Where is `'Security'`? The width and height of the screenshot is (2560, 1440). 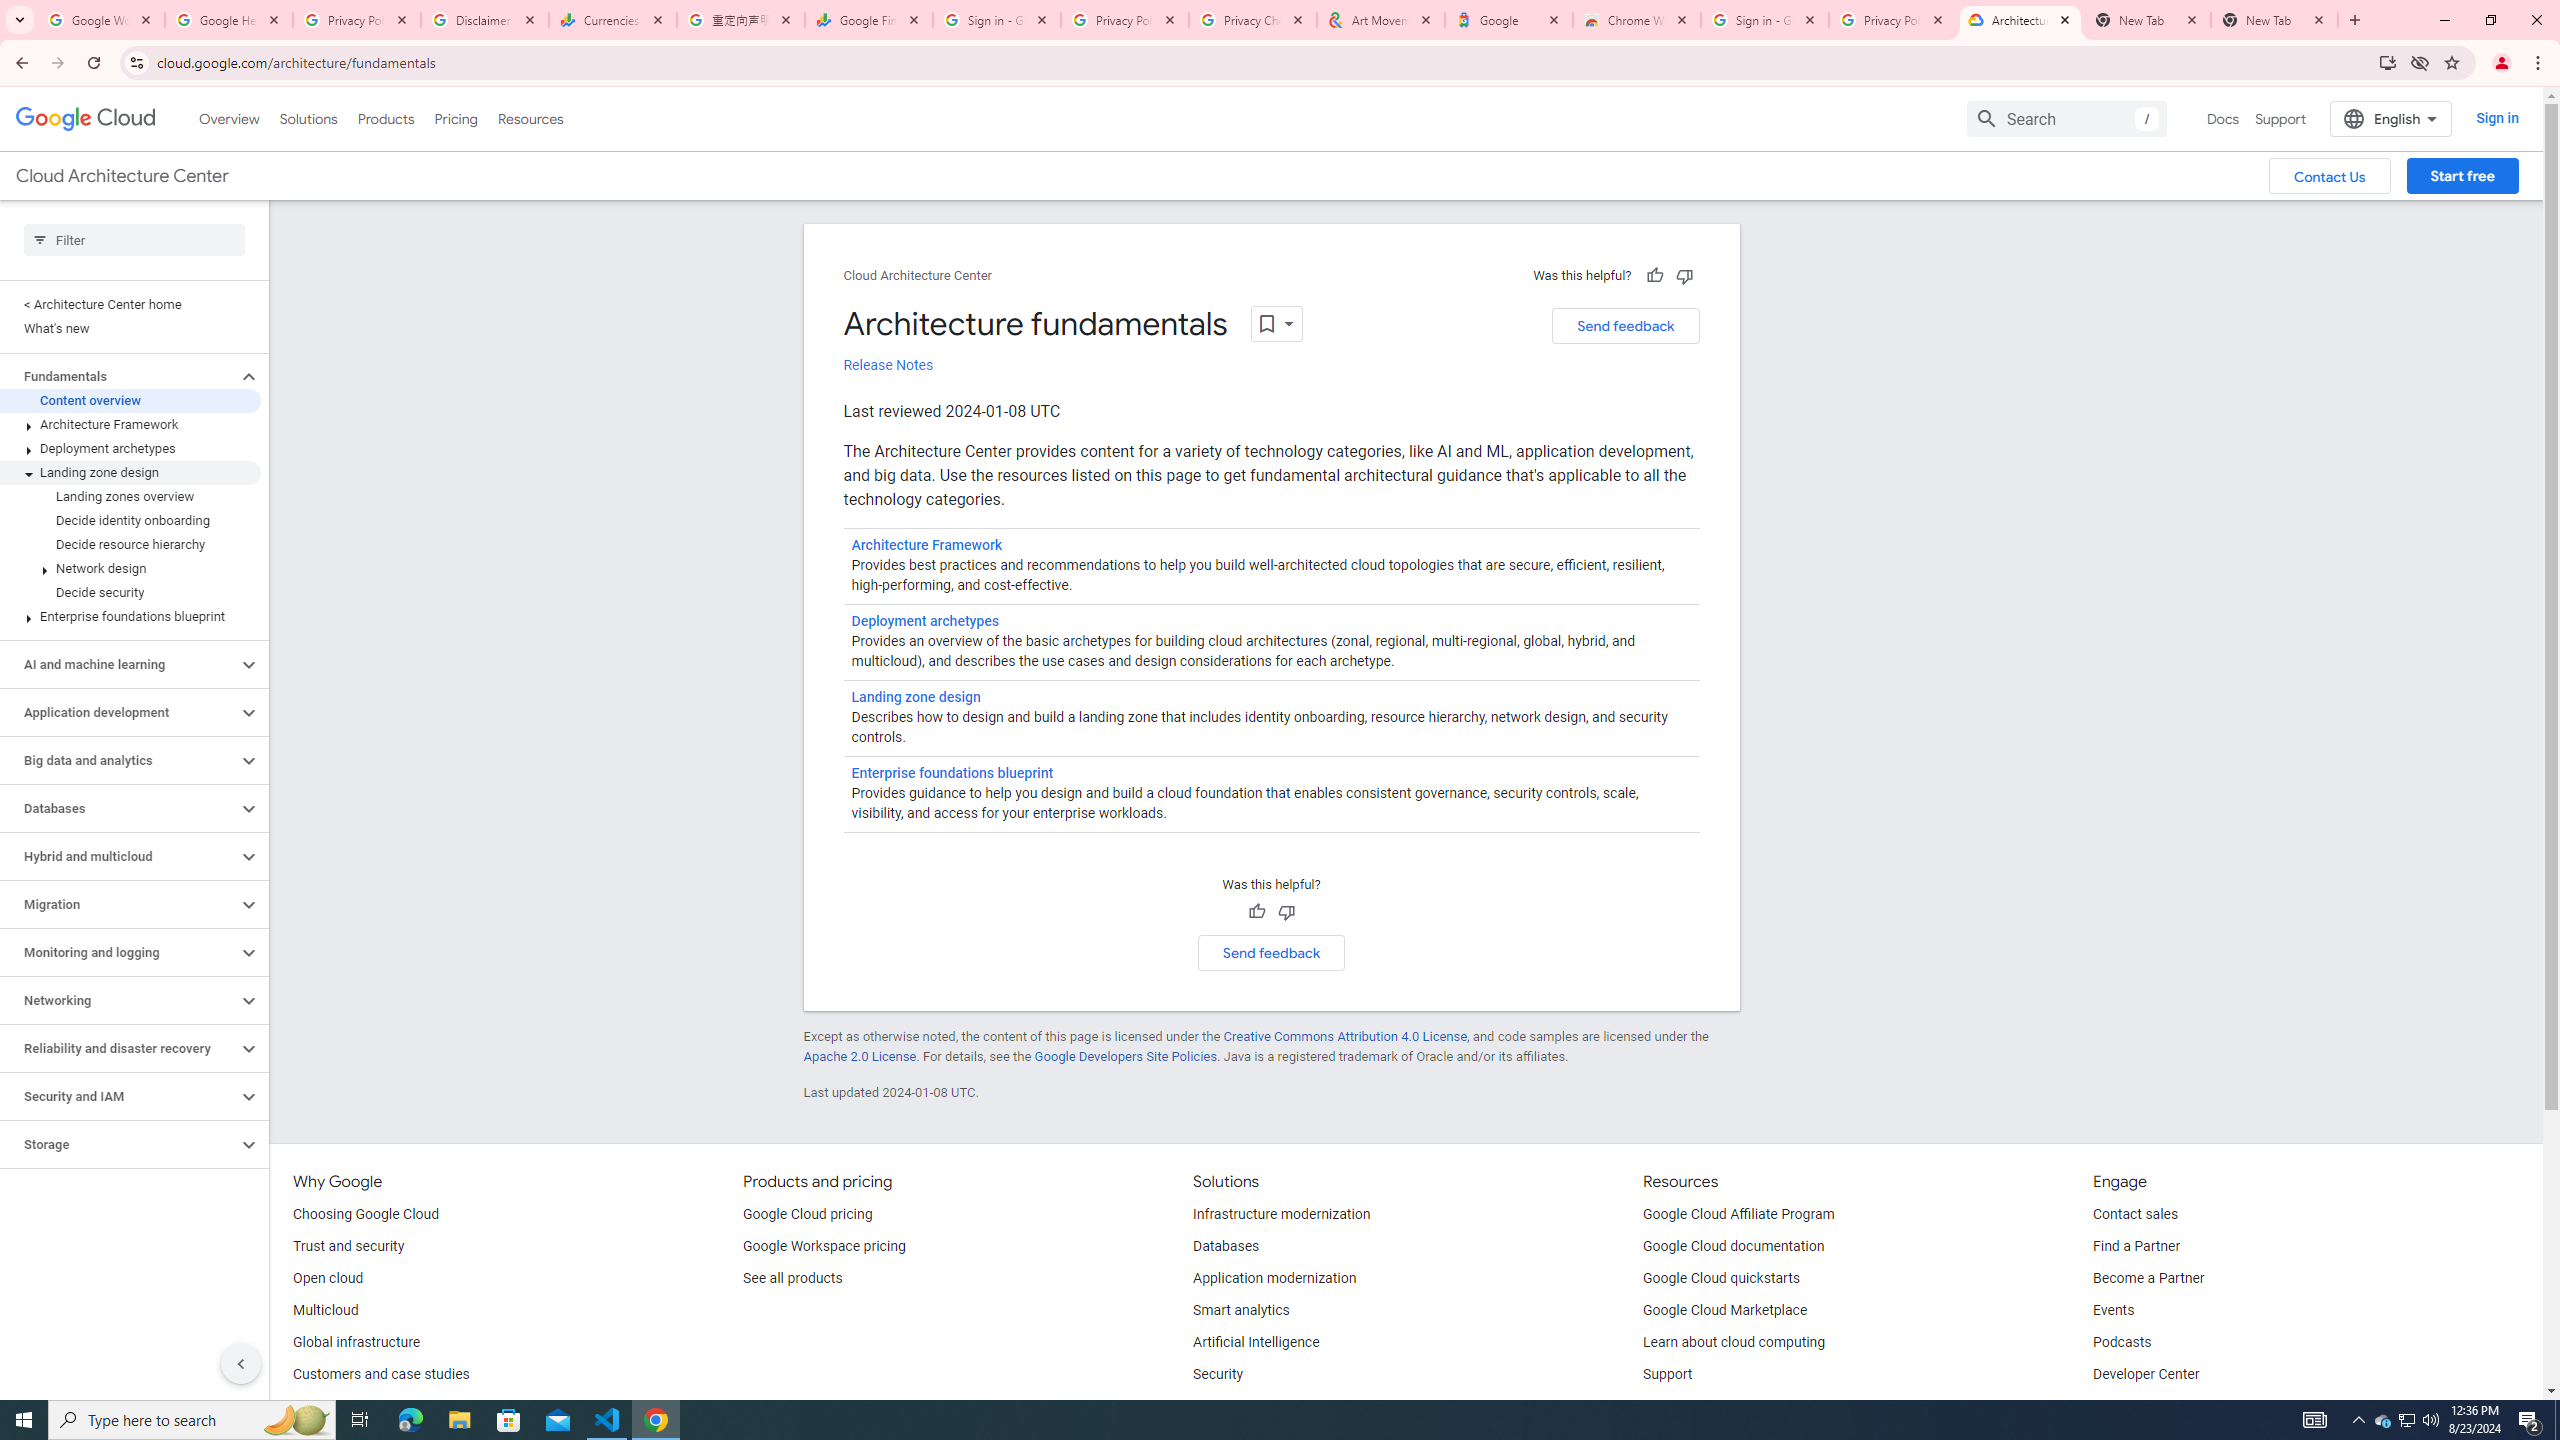 'Security' is located at coordinates (1218, 1374).